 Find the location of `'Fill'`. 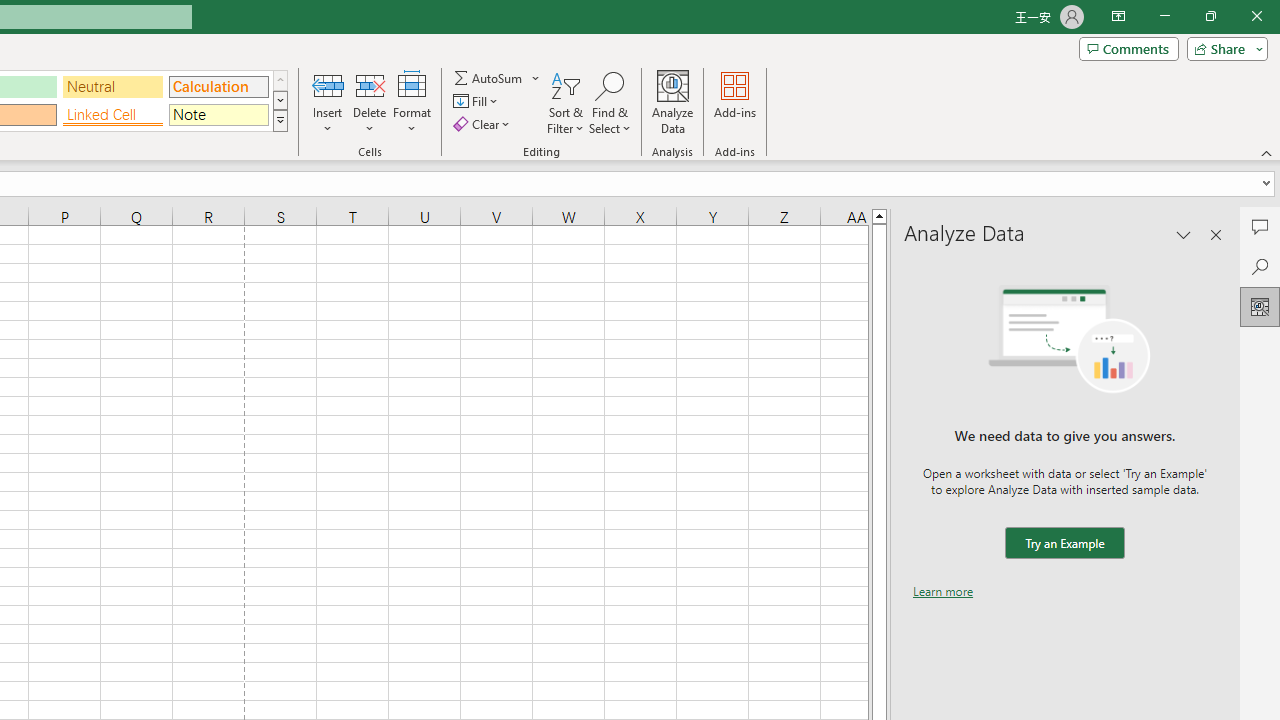

'Fill' is located at coordinates (477, 101).